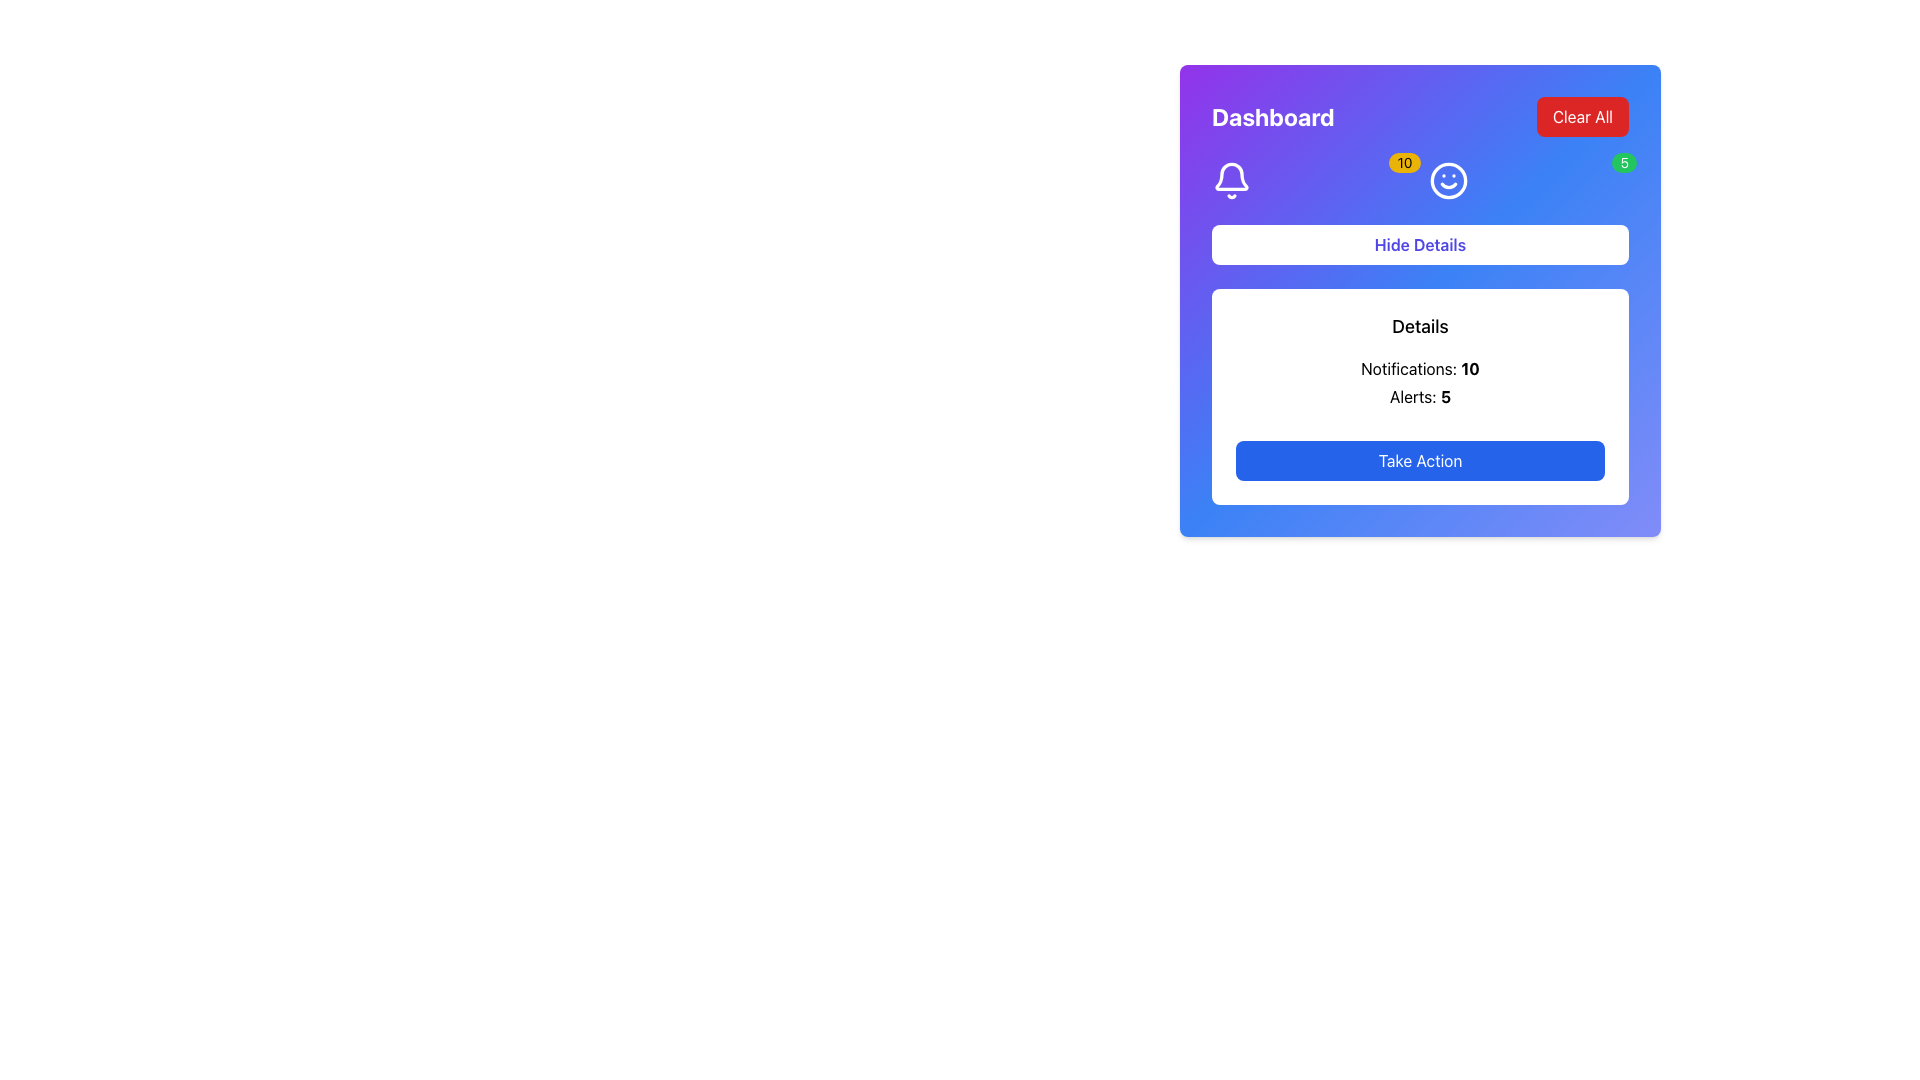 This screenshot has height=1080, width=1920. Describe the element at coordinates (1419, 369) in the screenshot. I see `notification count displayed in the static text label 'Notifications: 10' located at the top of the 'Details' section on the dashboard panel` at that location.